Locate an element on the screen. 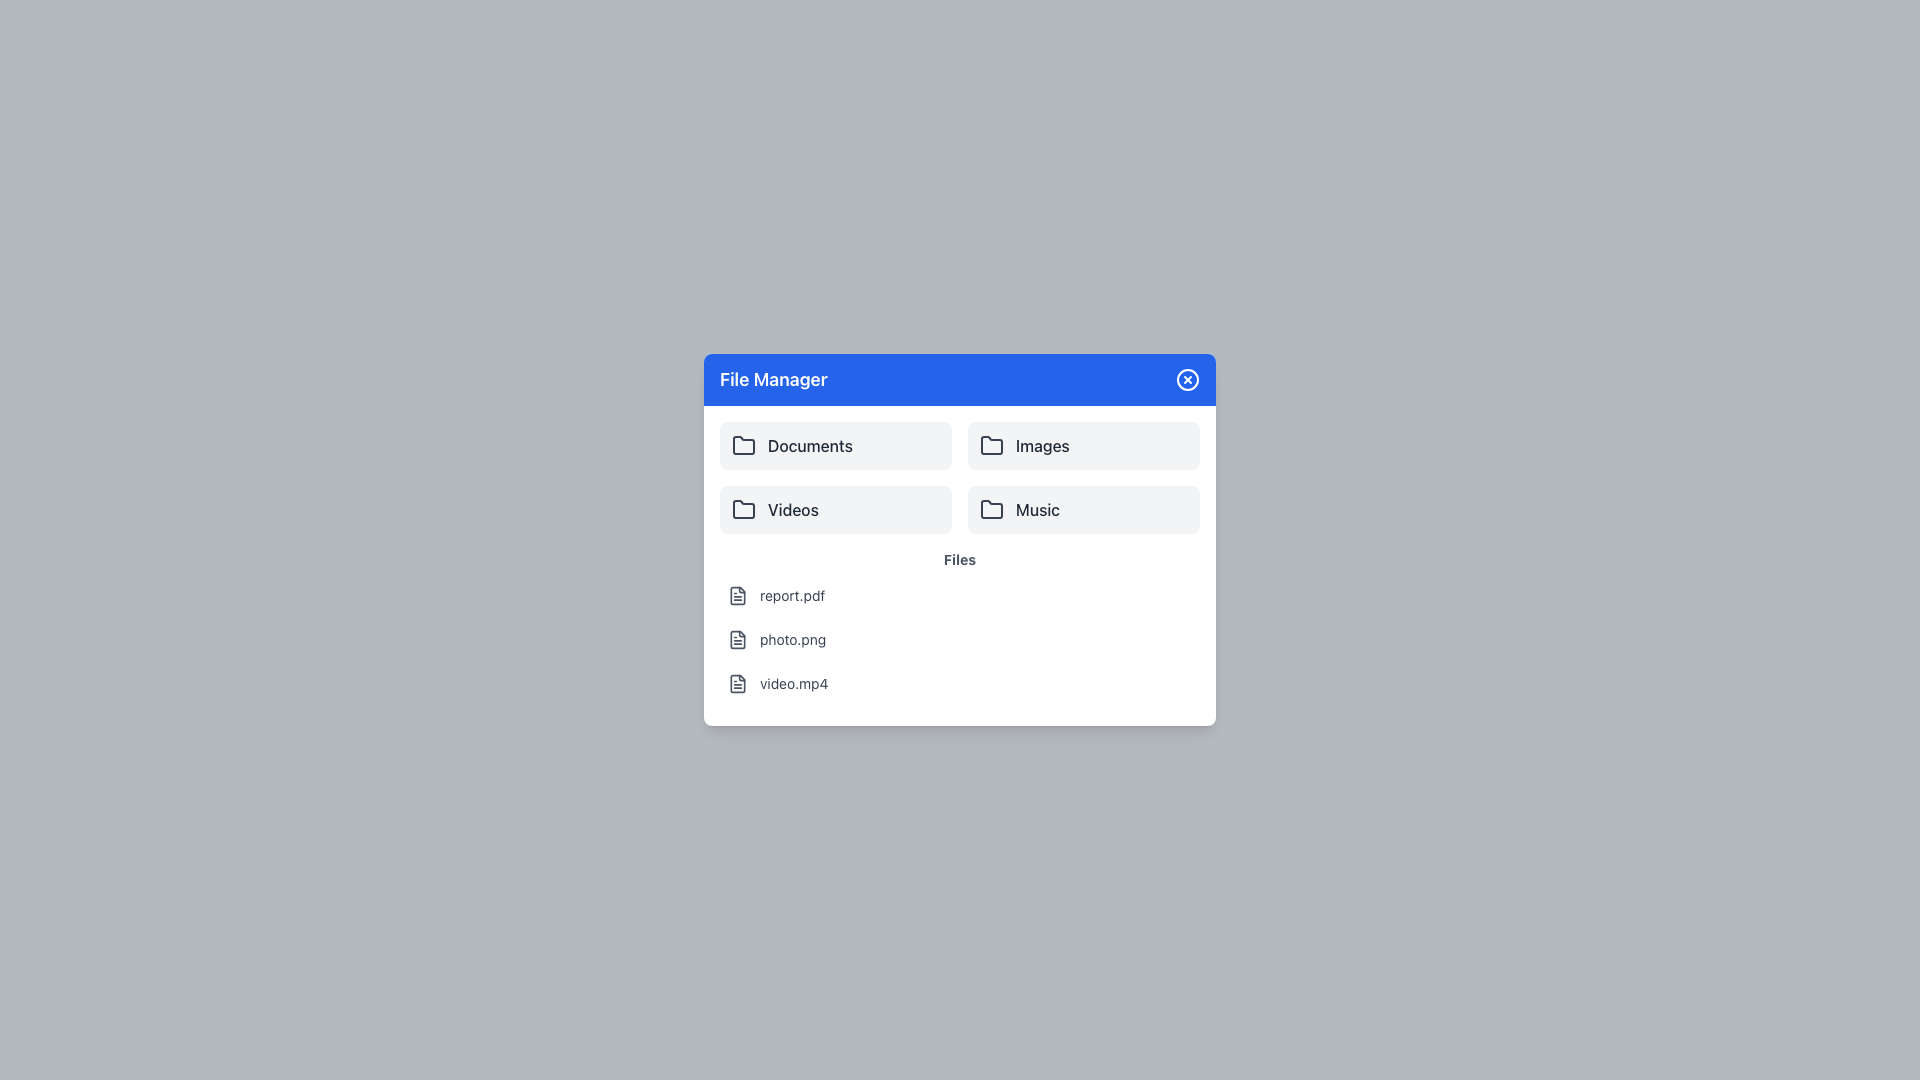 The width and height of the screenshot is (1920, 1080). the 'Music' folder icon, which is a gray folder-like icon with a rounded rectangle shape at the top left corner, located in the second row and second column of the 'File Manager' interface is located at coordinates (992, 508).